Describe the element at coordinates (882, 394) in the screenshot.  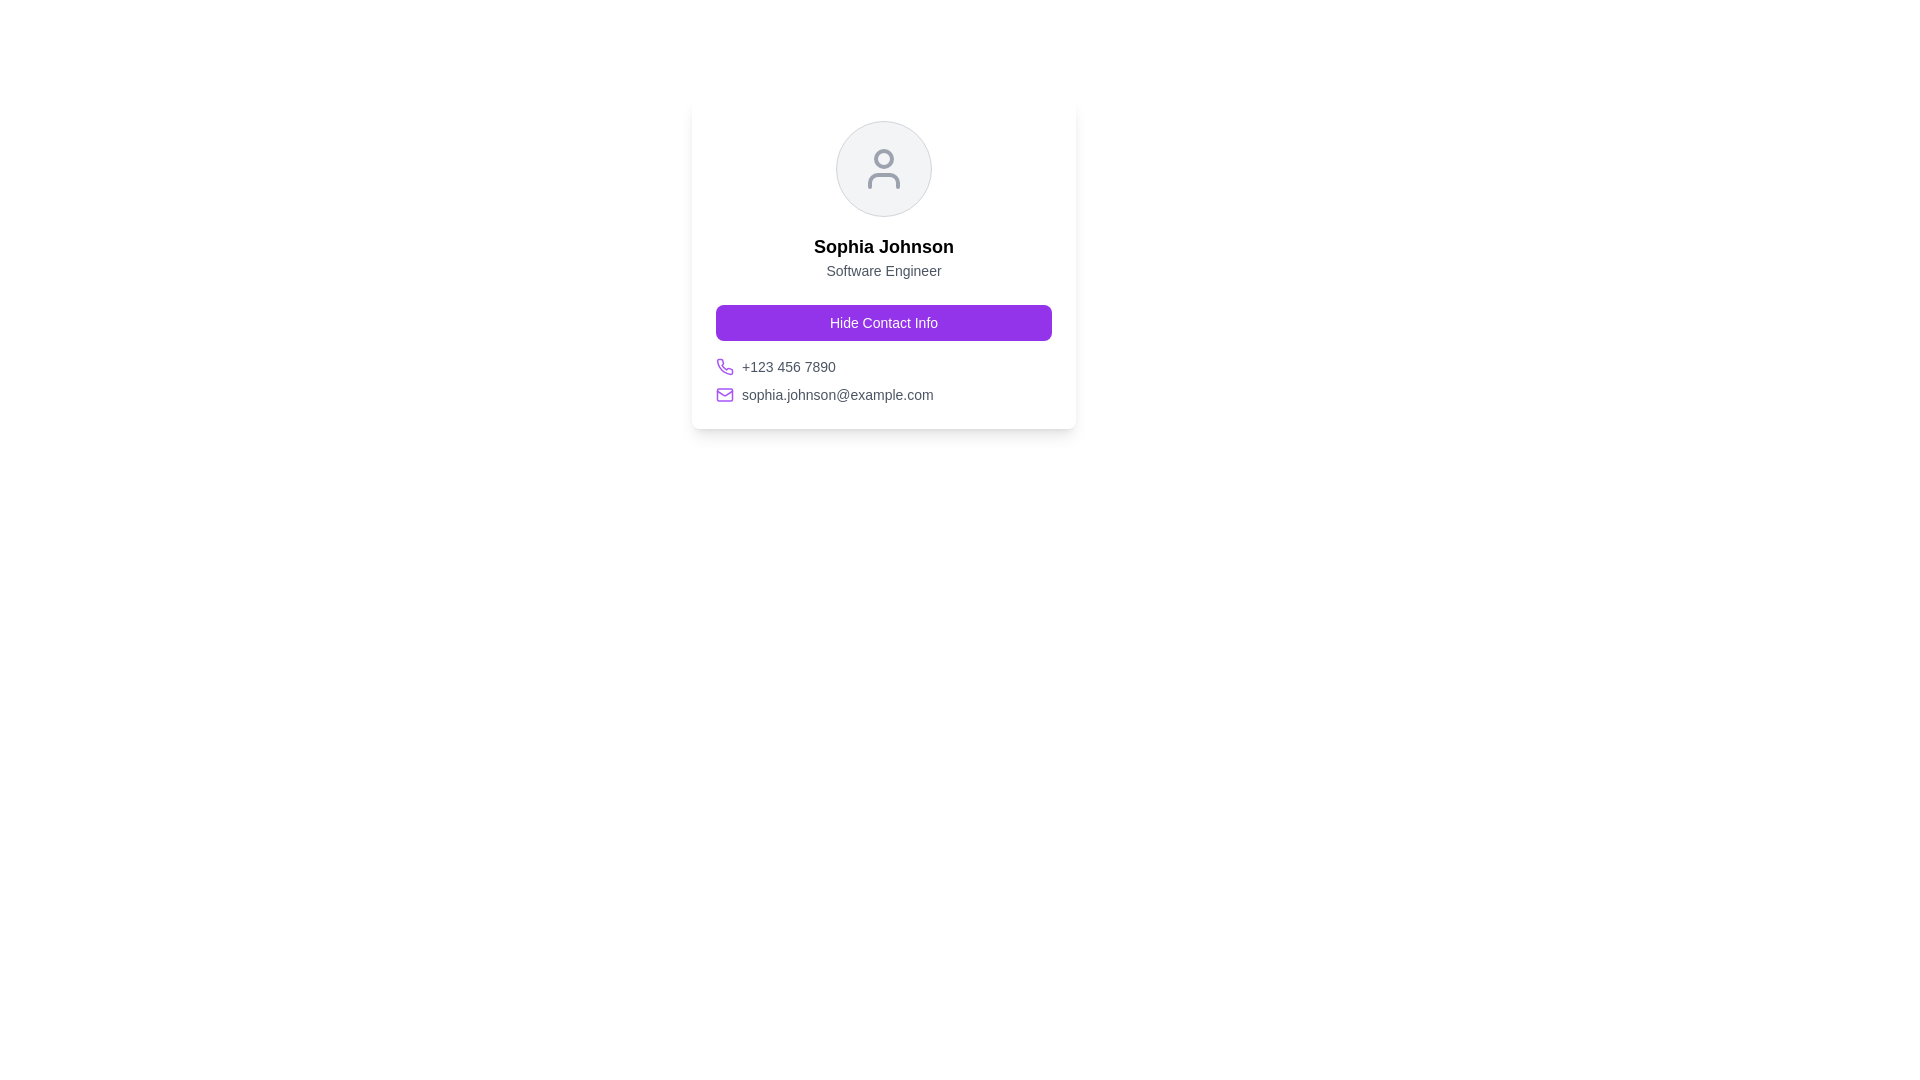
I see `the email address display element located below the phone number in the lower section of the card layout` at that location.